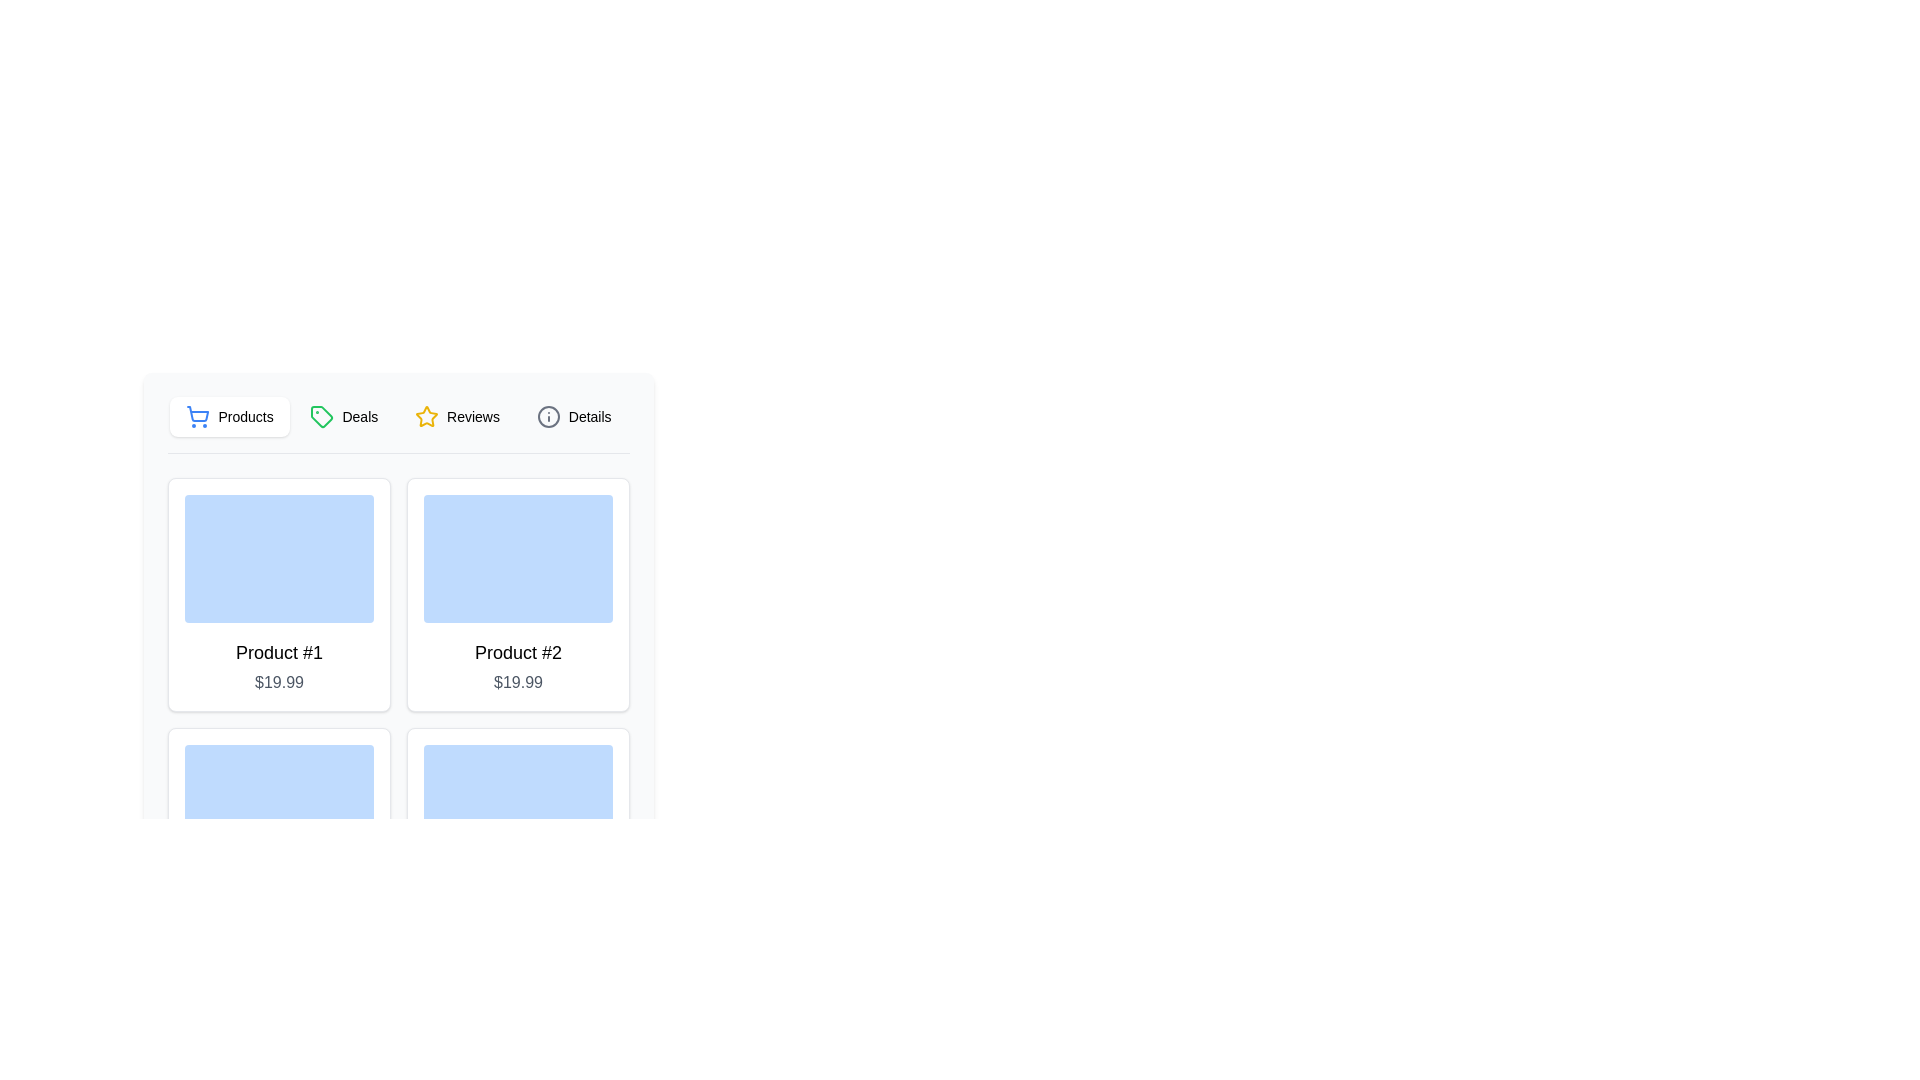 This screenshot has width=1920, height=1080. What do you see at coordinates (244, 415) in the screenshot?
I see `text label 'Products' located in the menu bar near the top-left corner of the interface for navigation clarity` at bounding box center [244, 415].